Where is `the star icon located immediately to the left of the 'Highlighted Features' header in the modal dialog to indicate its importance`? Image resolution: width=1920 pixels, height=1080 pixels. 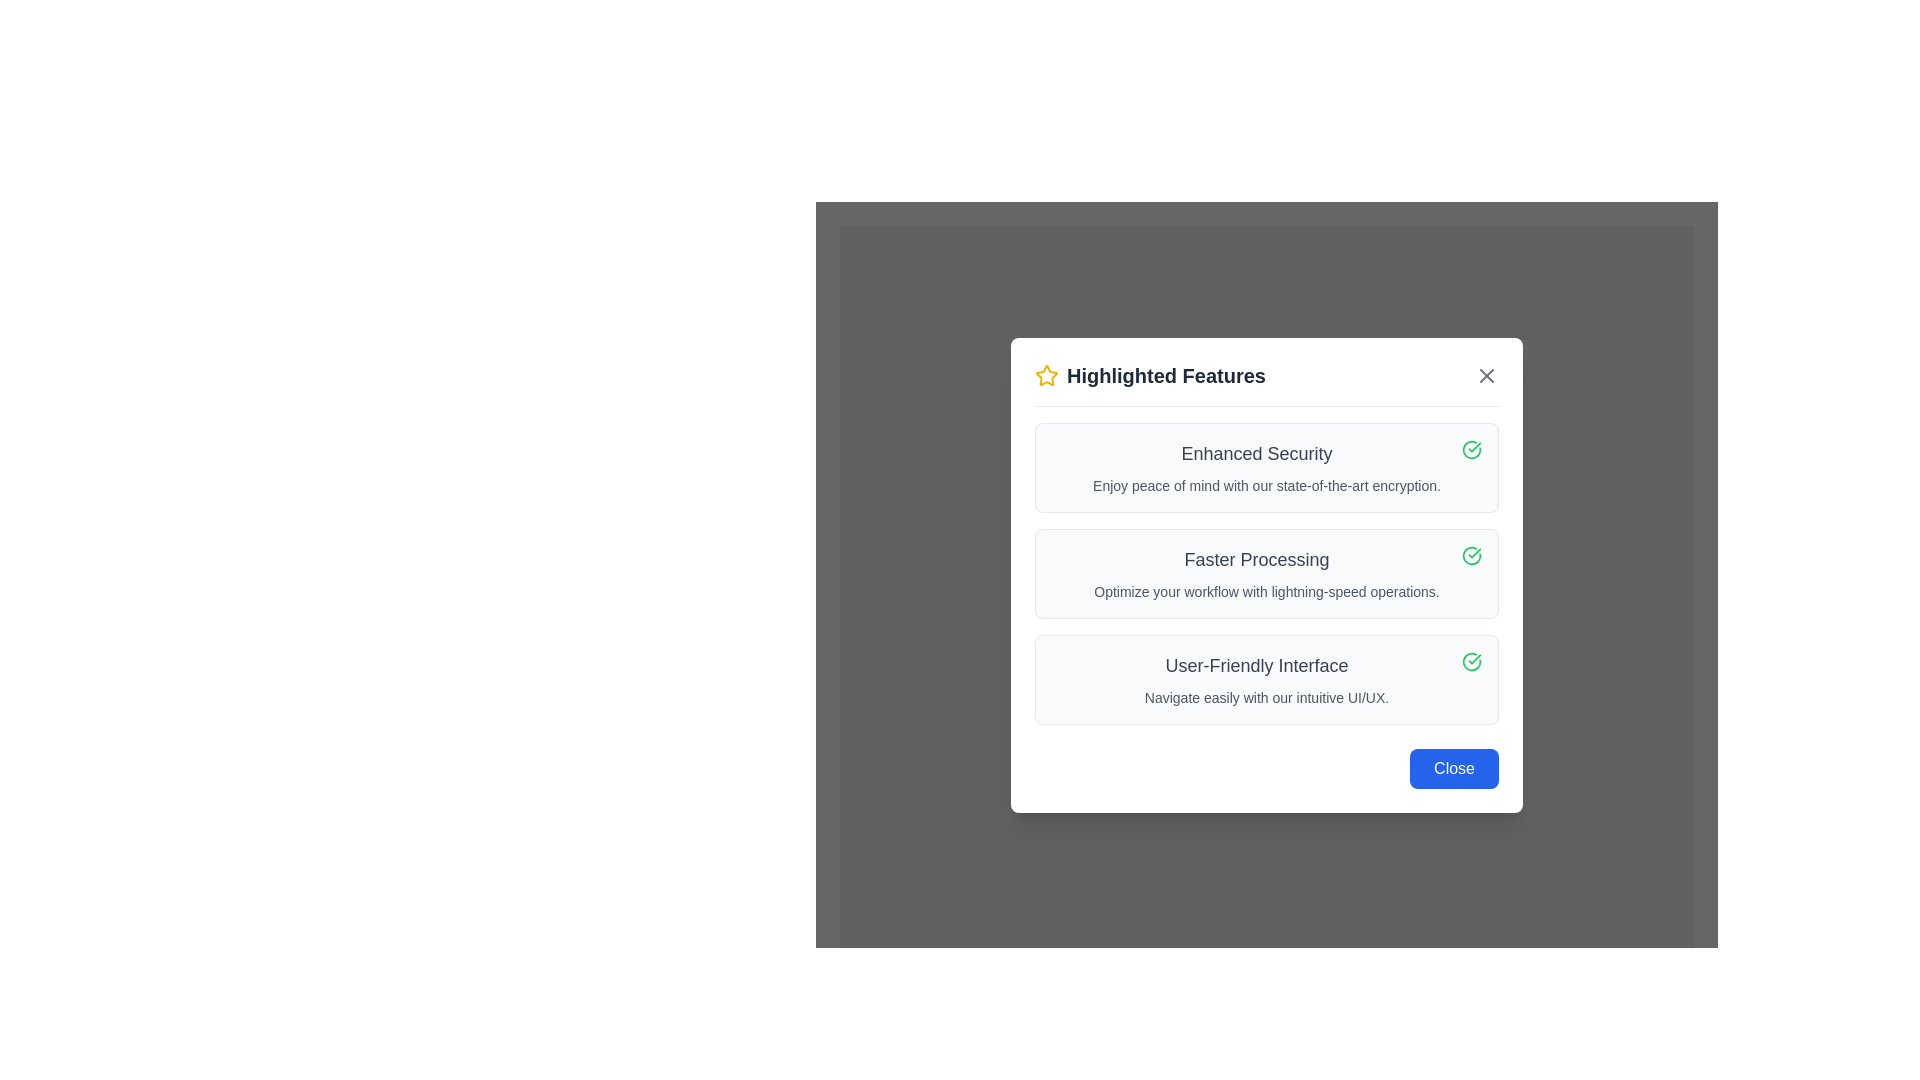
the star icon located immediately to the left of the 'Highlighted Features' header in the modal dialog to indicate its importance is located at coordinates (1045, 375).